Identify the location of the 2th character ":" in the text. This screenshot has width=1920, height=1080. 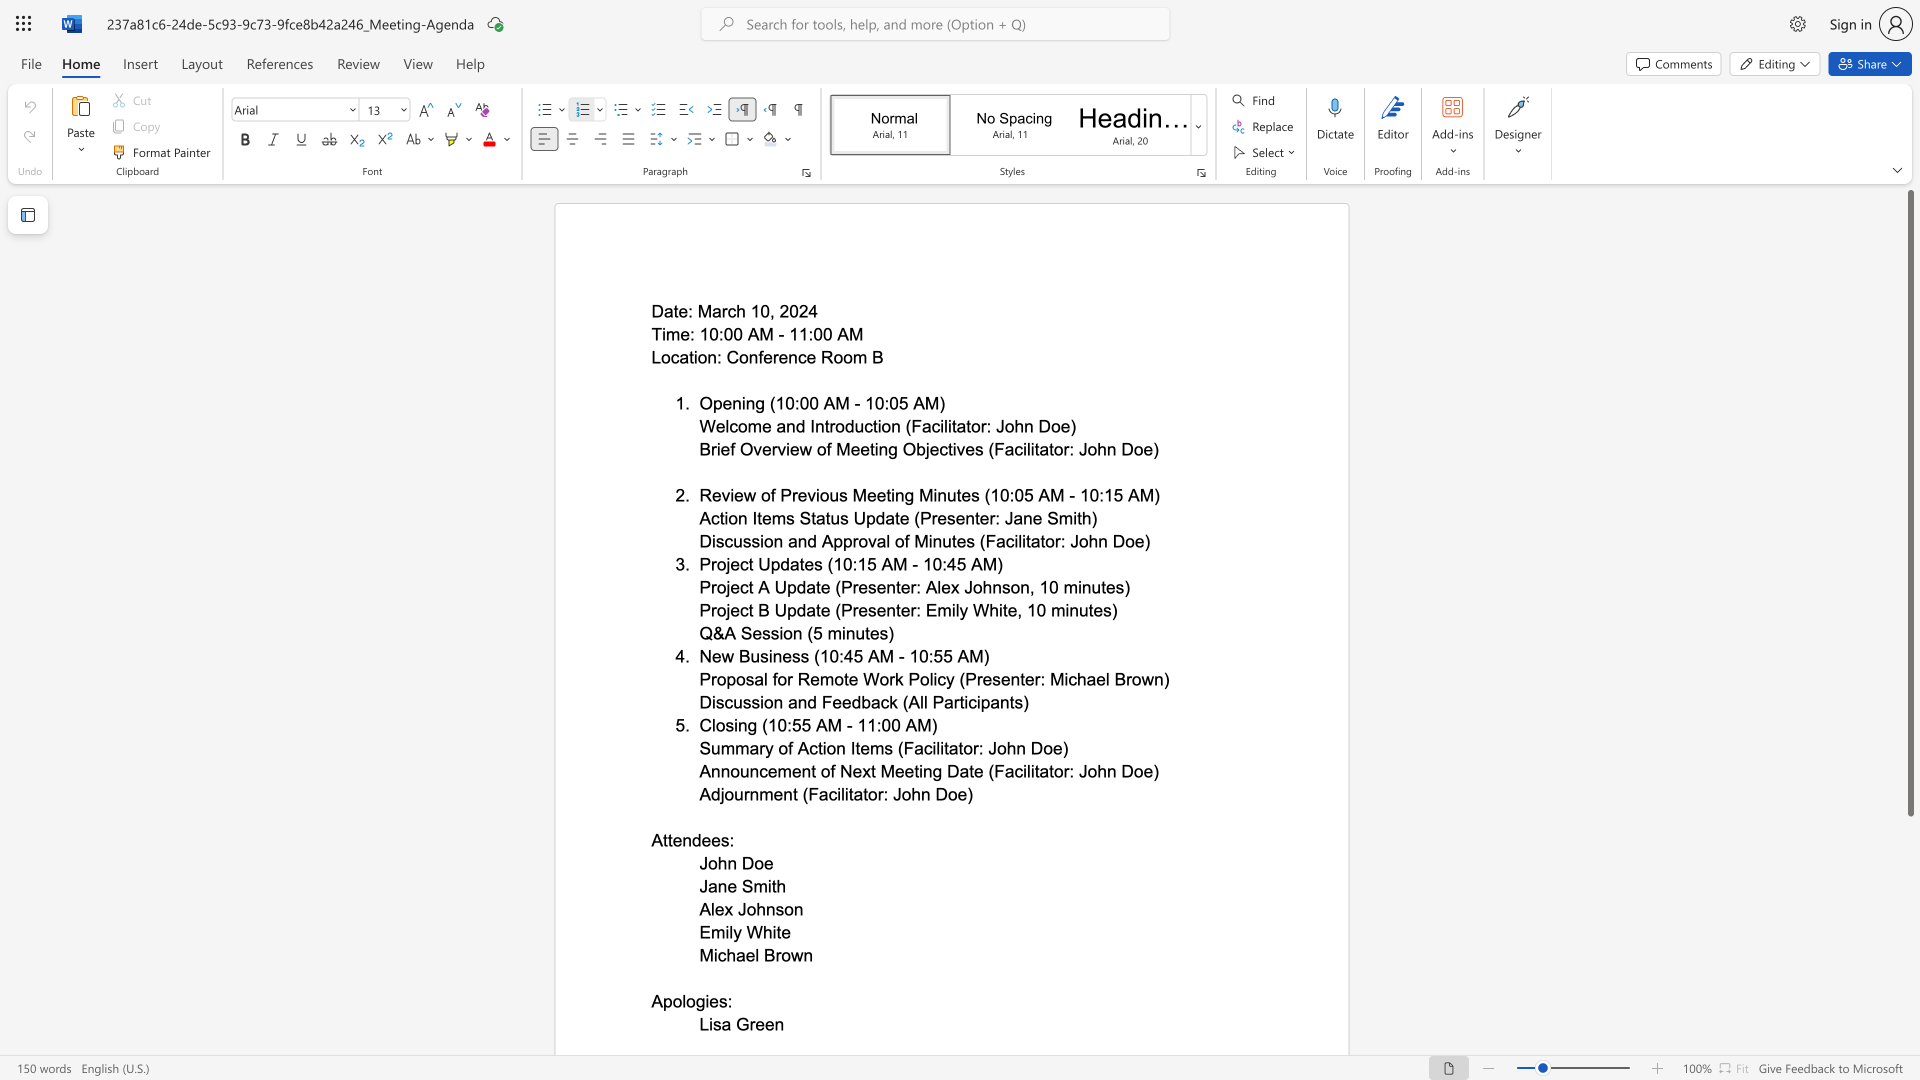
(1100, 495).